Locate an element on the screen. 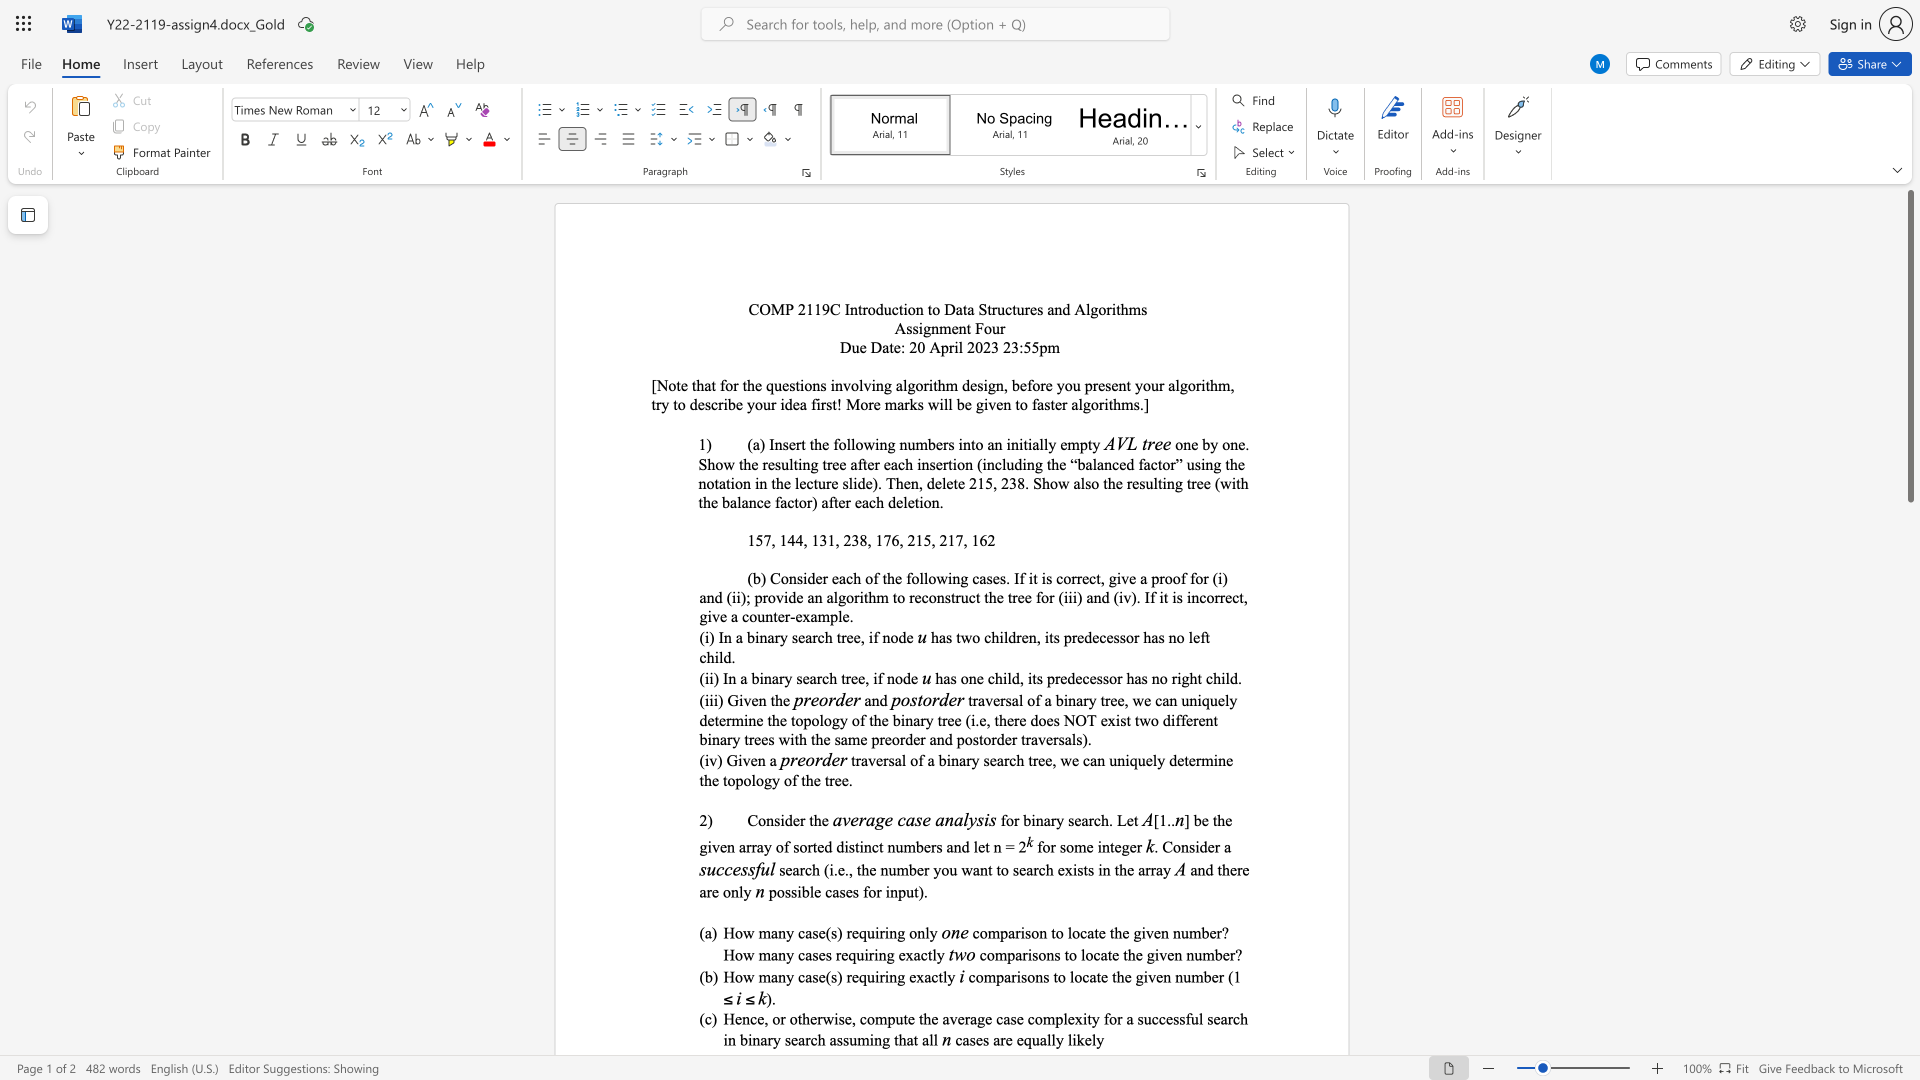  the scrollbar to move the page down is located at coordinates (1909, 789).